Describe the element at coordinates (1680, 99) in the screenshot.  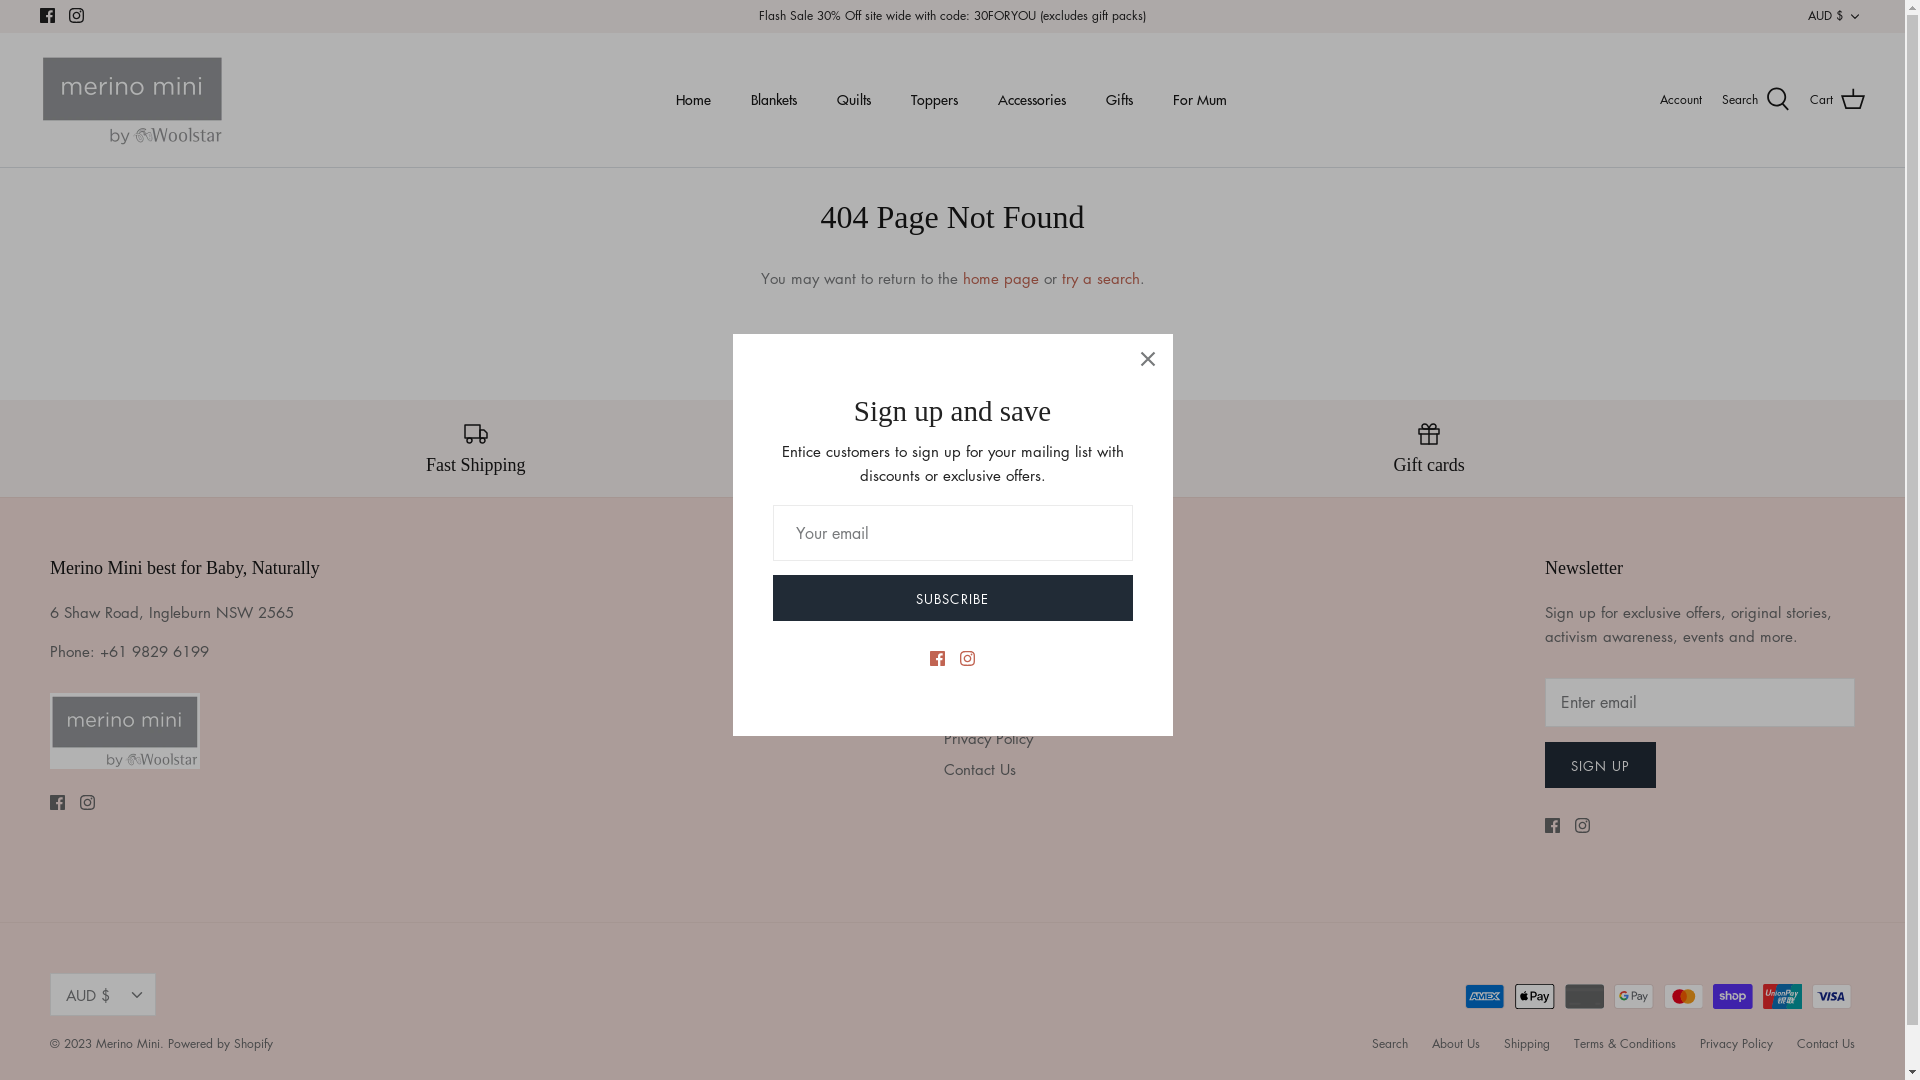
I see `'Account'` at that location.